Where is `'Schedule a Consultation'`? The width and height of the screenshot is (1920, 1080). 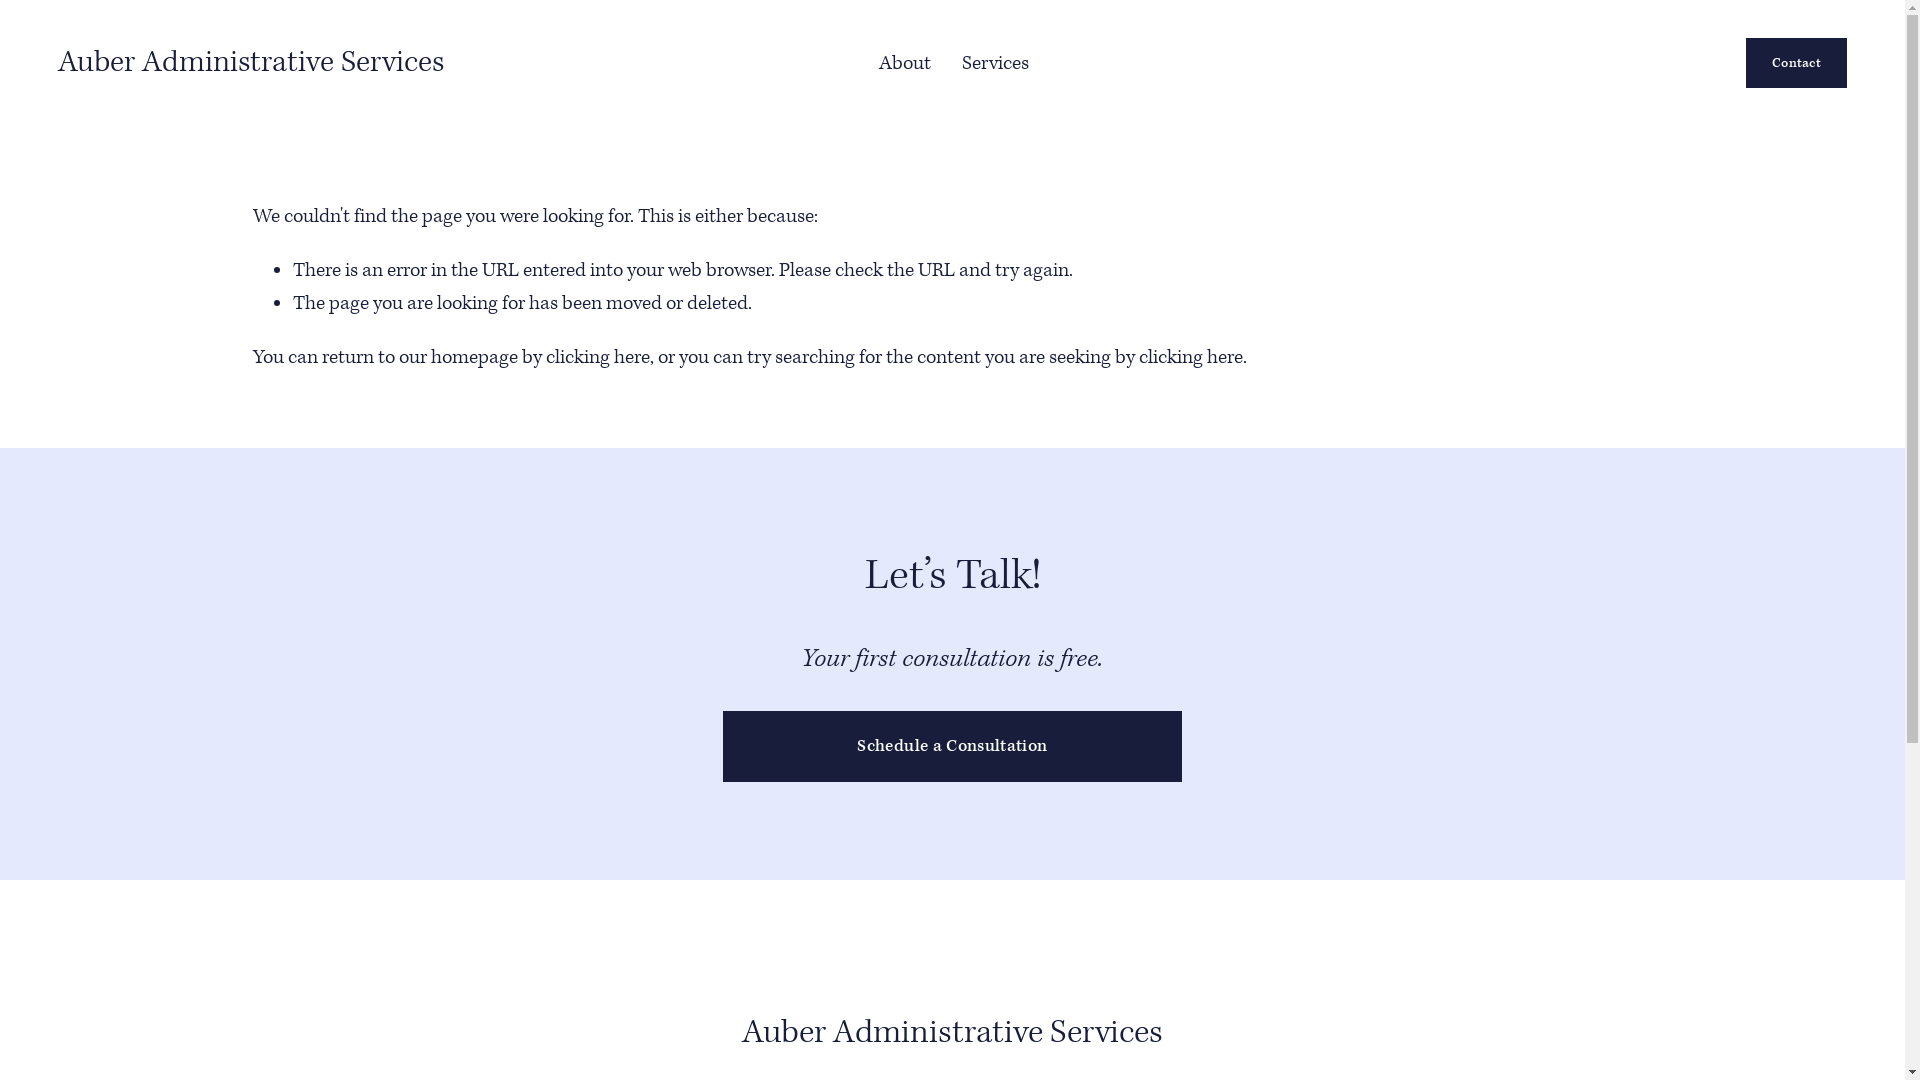 'Schedule a Consultation' is located at coordinates (951, 746).